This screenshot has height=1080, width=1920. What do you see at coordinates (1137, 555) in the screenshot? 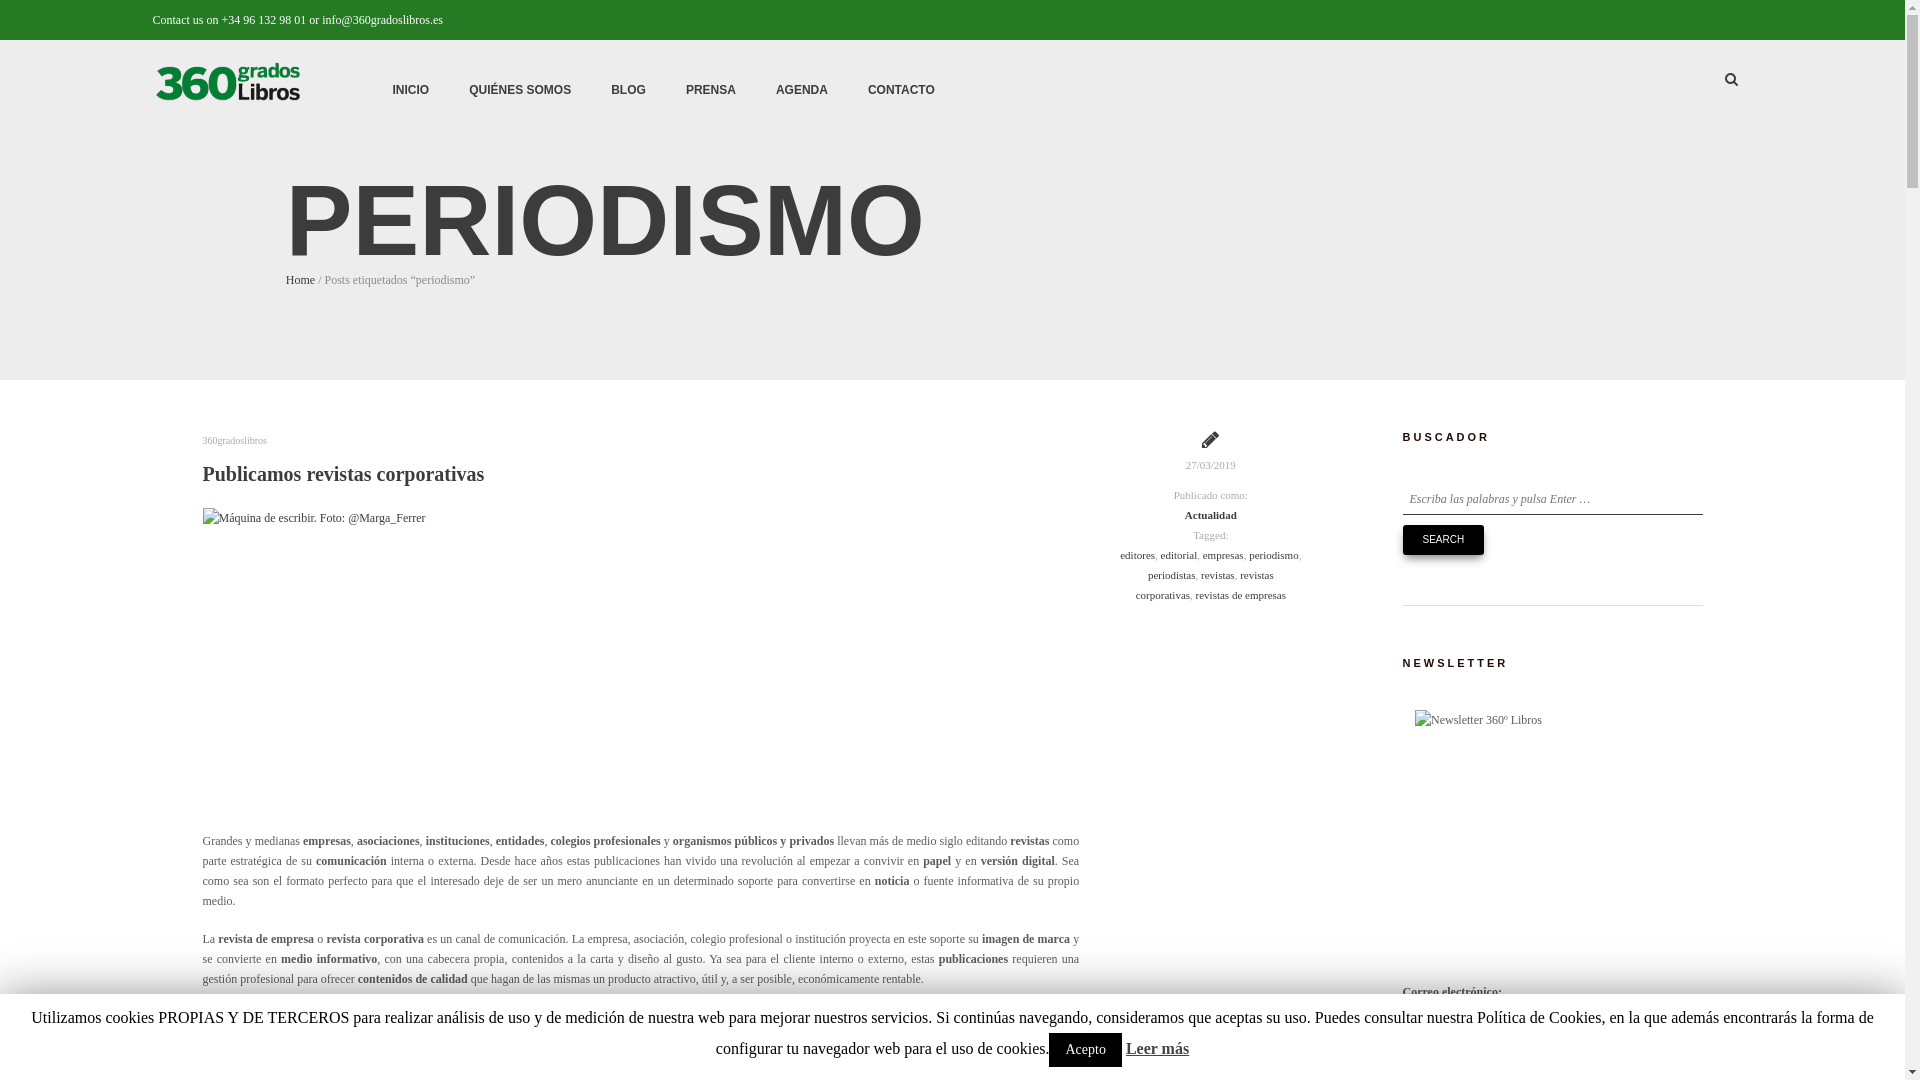
I see `'editores'` at bounding box center [1137, 555].